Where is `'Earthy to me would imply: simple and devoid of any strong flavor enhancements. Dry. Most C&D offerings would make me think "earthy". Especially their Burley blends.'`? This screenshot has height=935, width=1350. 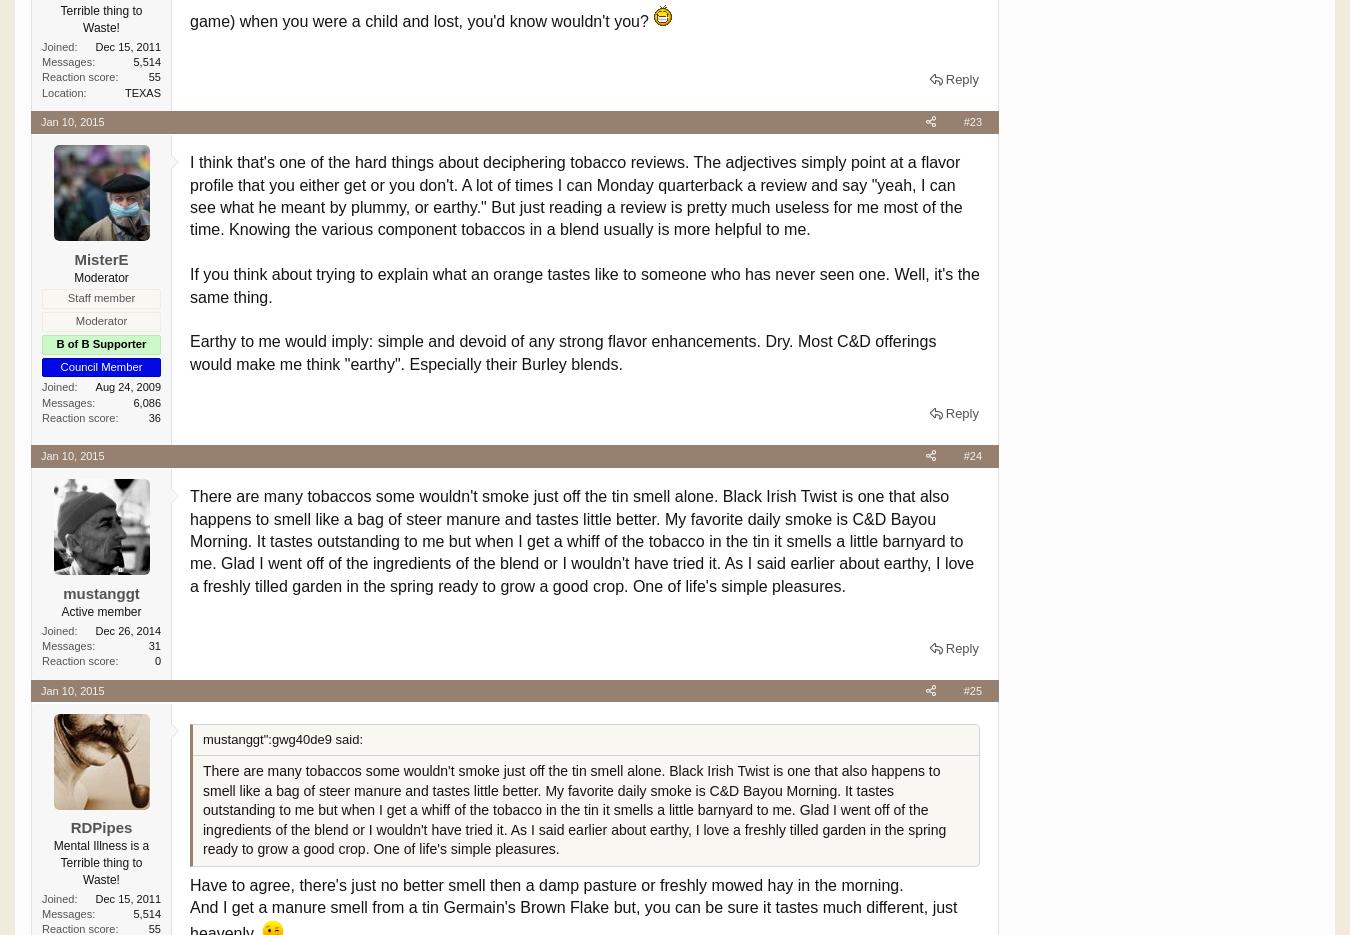 'Earthy to me would imply: simple and devoid of any strong flavor enhancements. Dry. Most C&D offerings would make me think "earthy". Especially their Burley blends.' is located at coordinates (561, 351).